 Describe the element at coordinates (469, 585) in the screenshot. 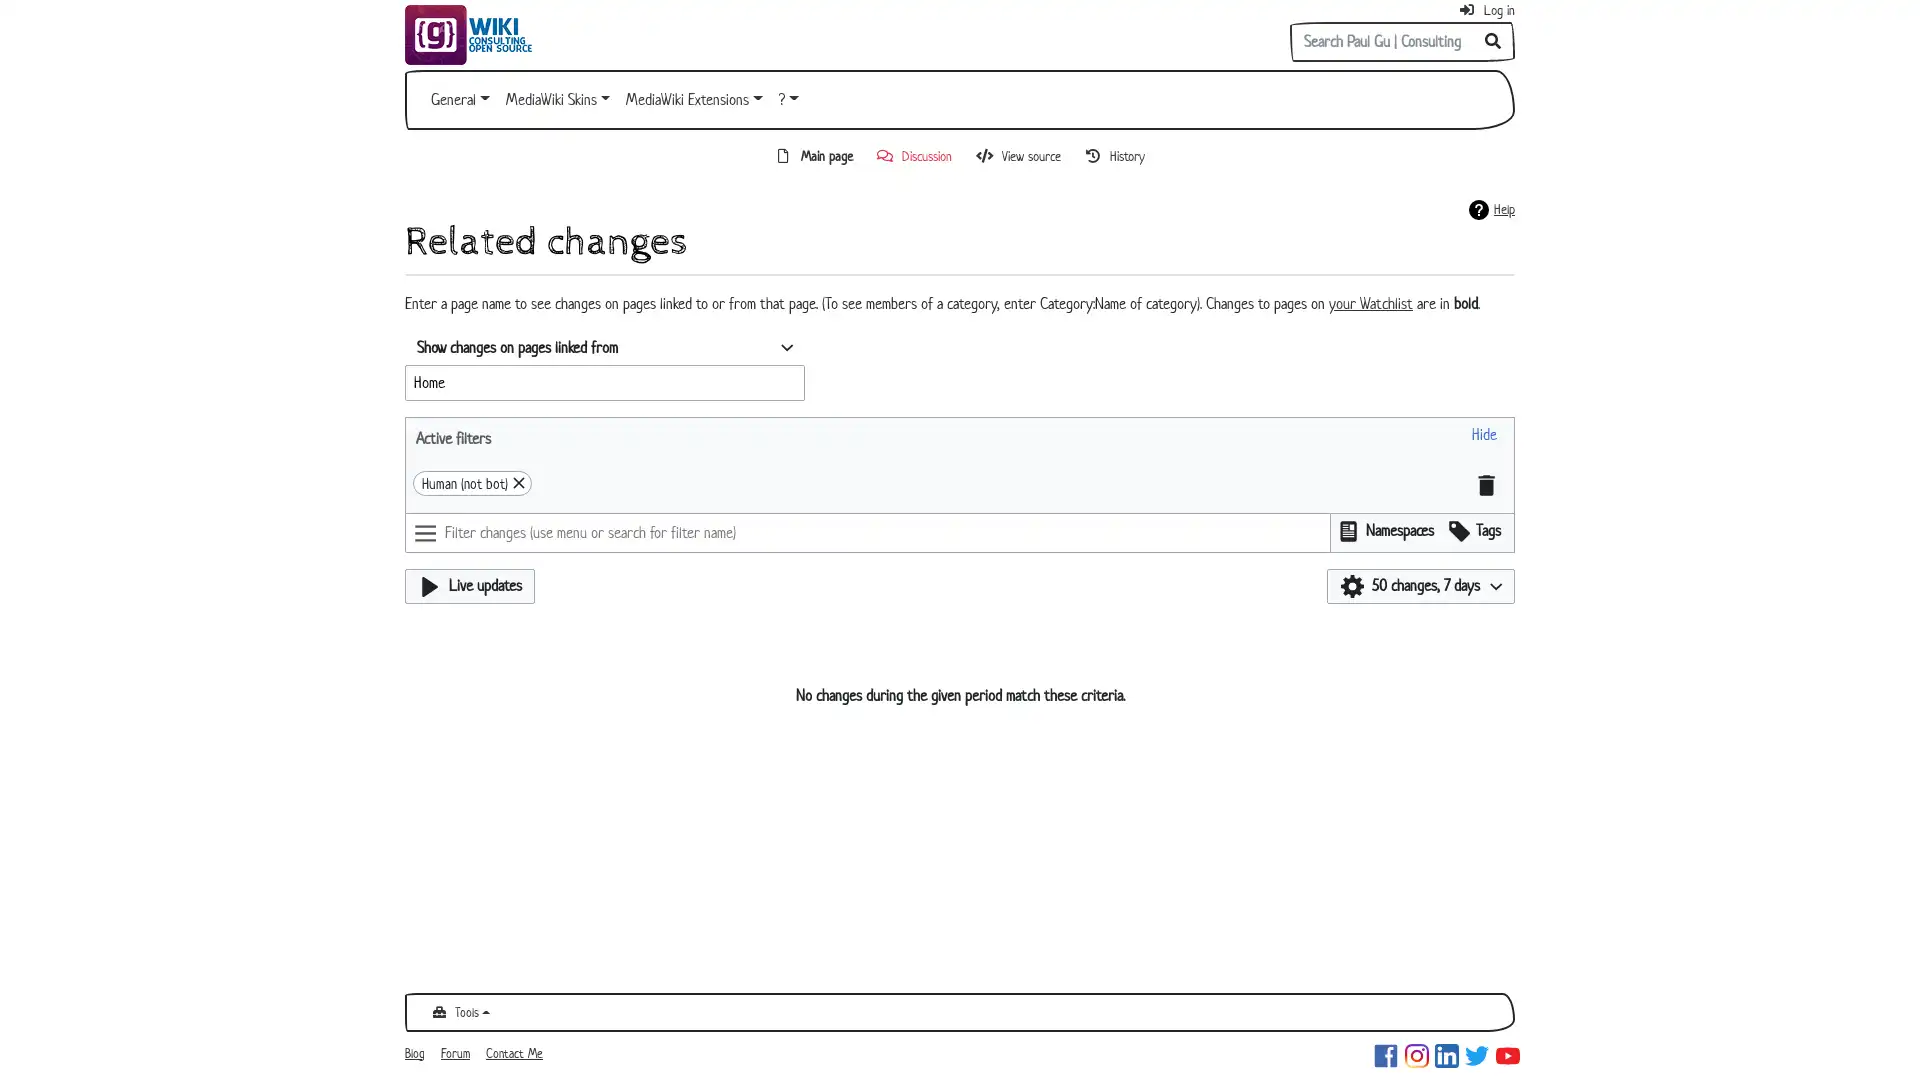

I see `Live updates` at that location.